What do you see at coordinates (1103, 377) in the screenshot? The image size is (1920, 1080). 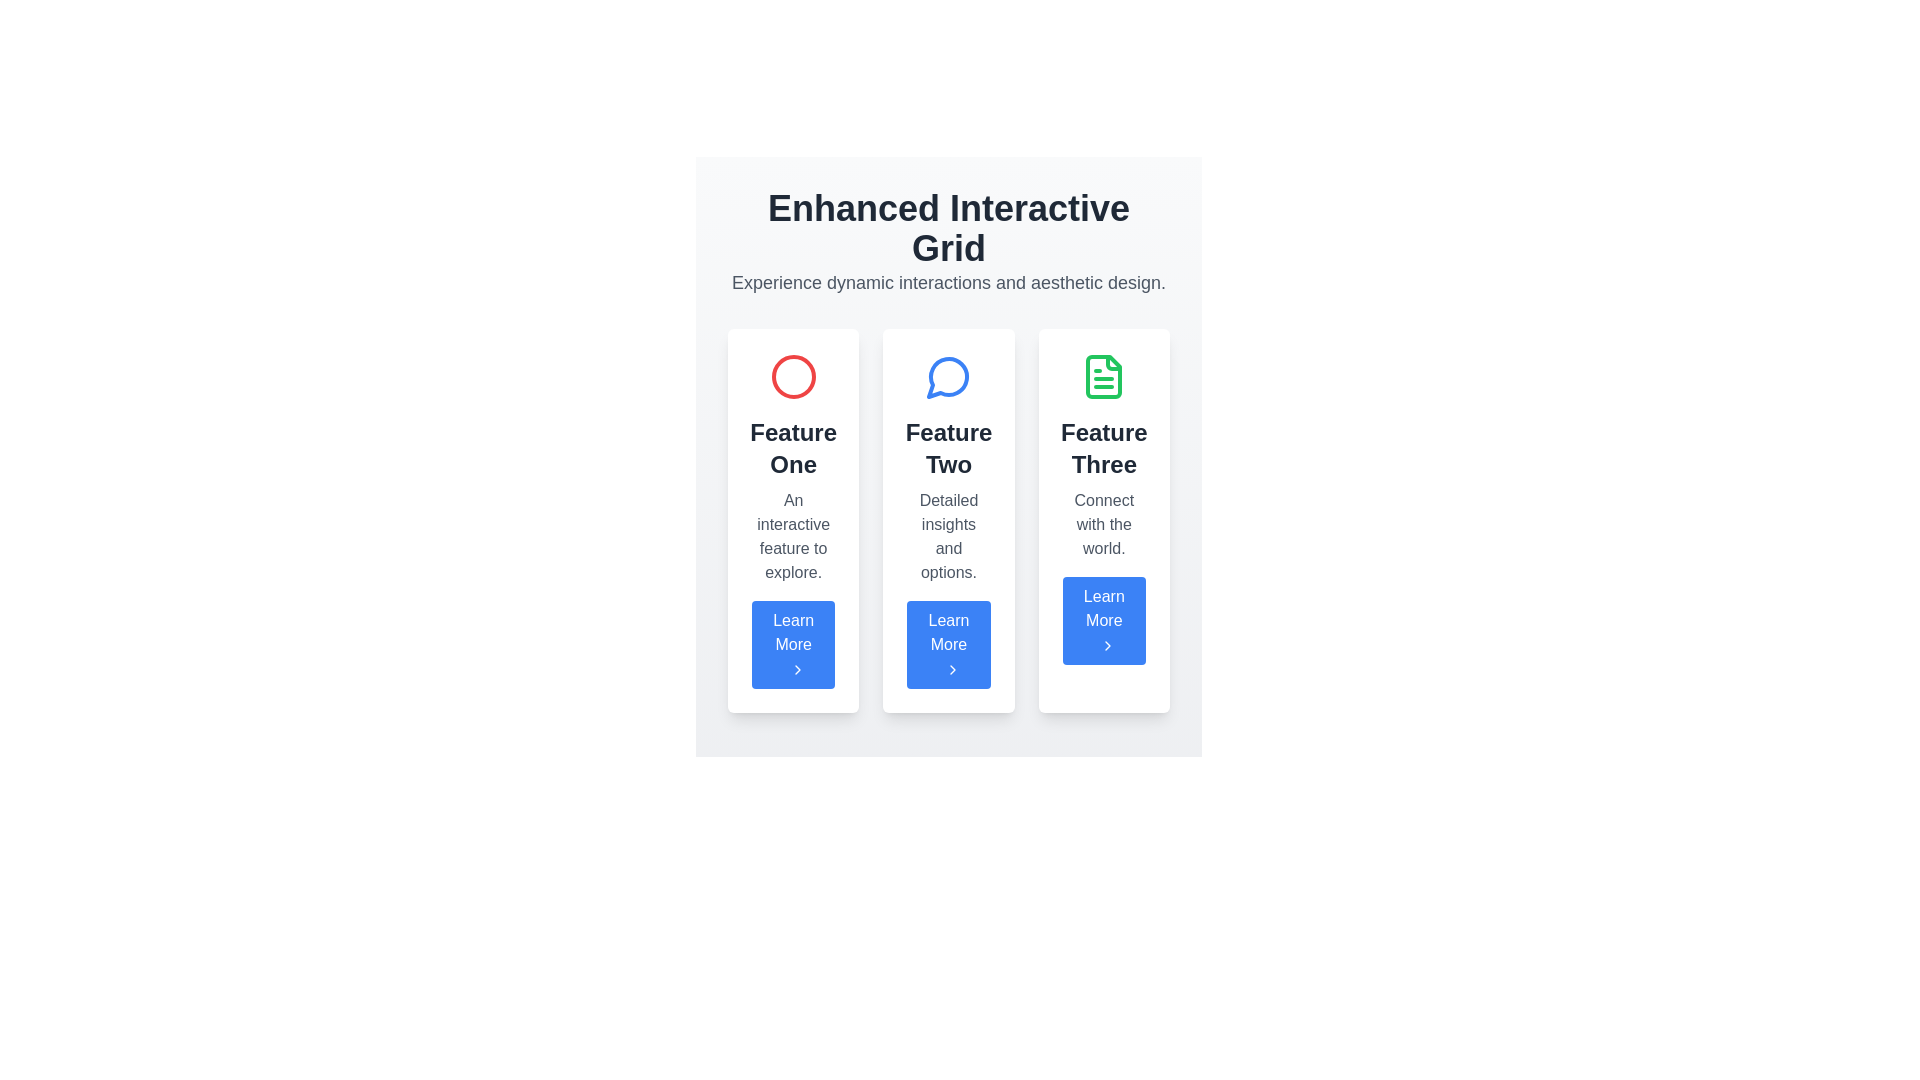 I see `the icon that signifies 'Feature Three' at the top of the 'Feature Three' card, which is centered horizontally above the title and descriptive text` at bounding box center [1103, 377].